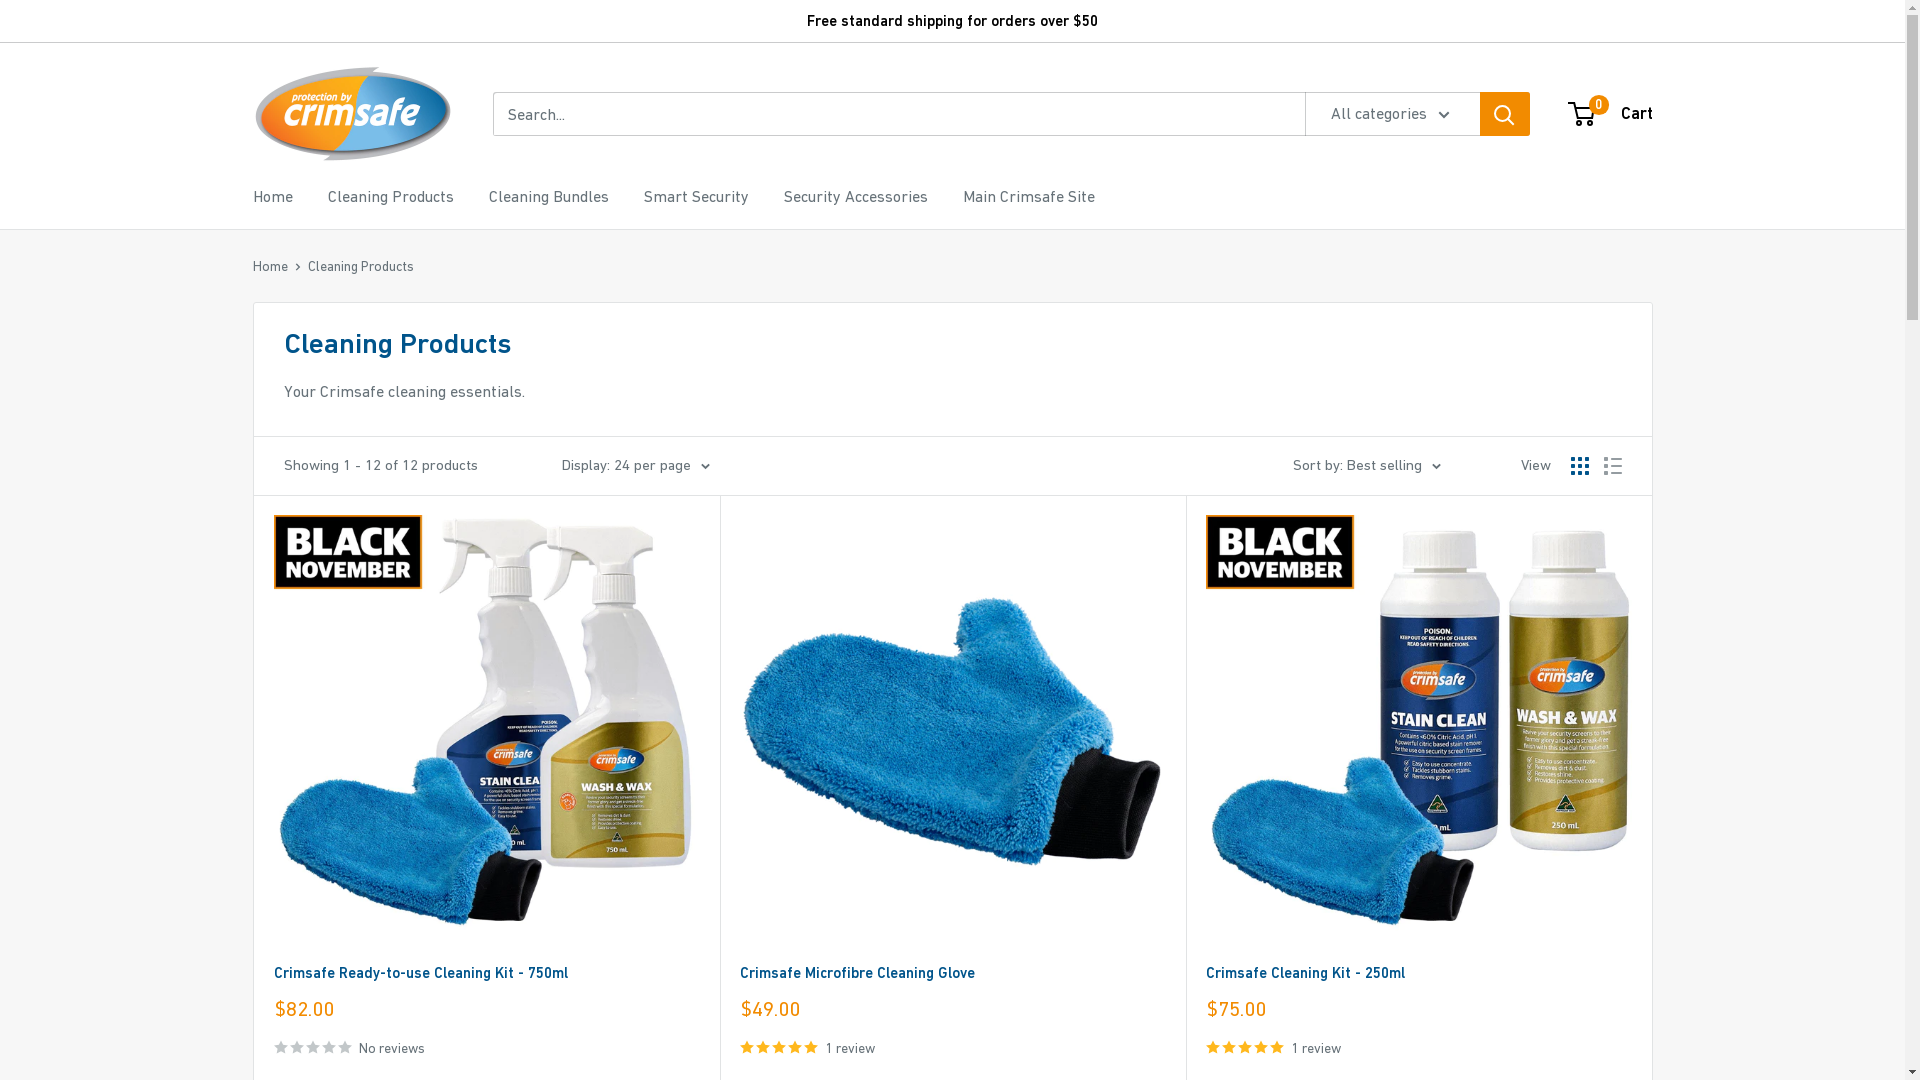  I want to click on 'Cleaning Bundles', so click(547, 196).